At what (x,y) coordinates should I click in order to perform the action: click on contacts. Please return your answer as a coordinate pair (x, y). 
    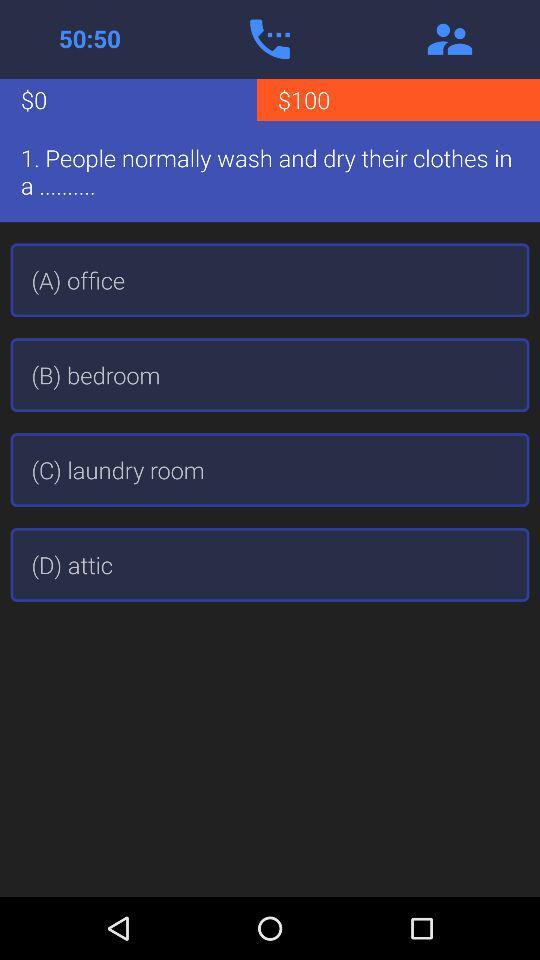
    Looking at the image, I should click on (449, 38).